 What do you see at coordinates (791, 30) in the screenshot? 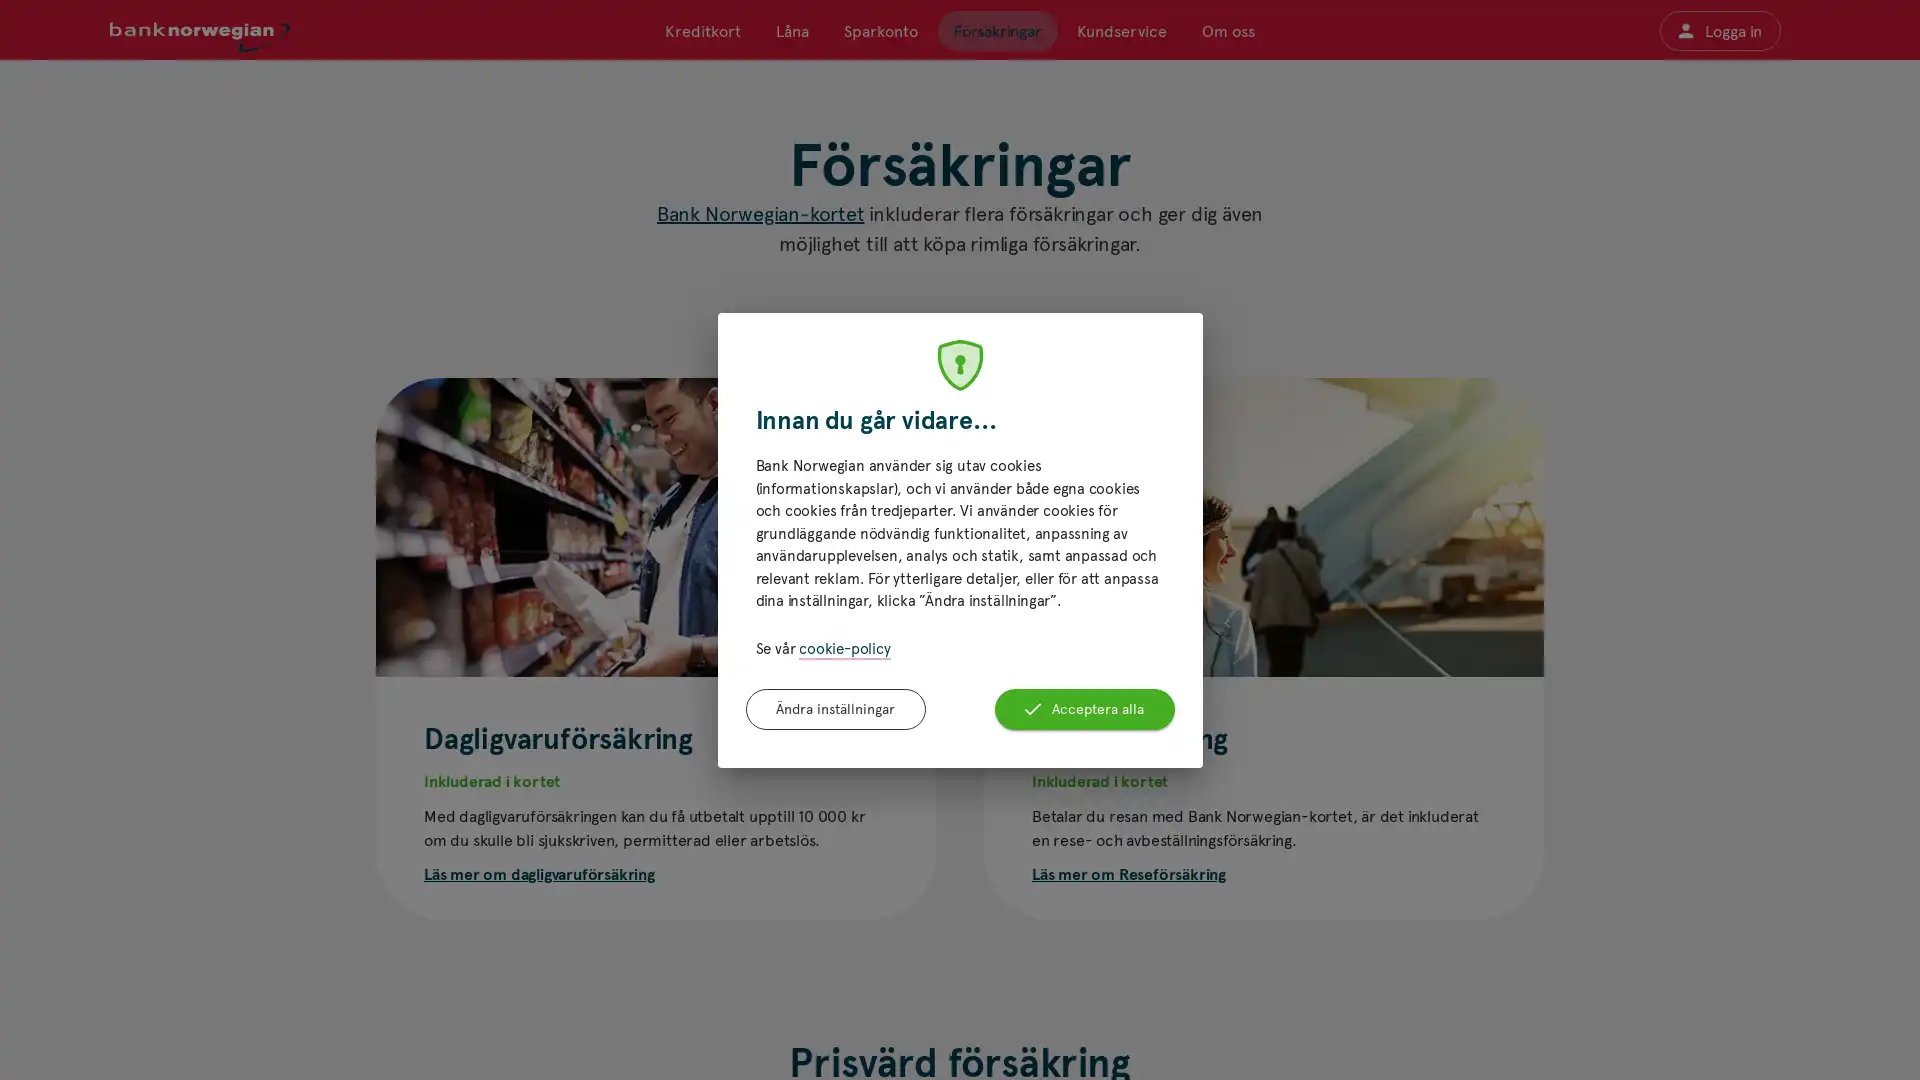
I see `Lana` at bounding box center [791, 30].